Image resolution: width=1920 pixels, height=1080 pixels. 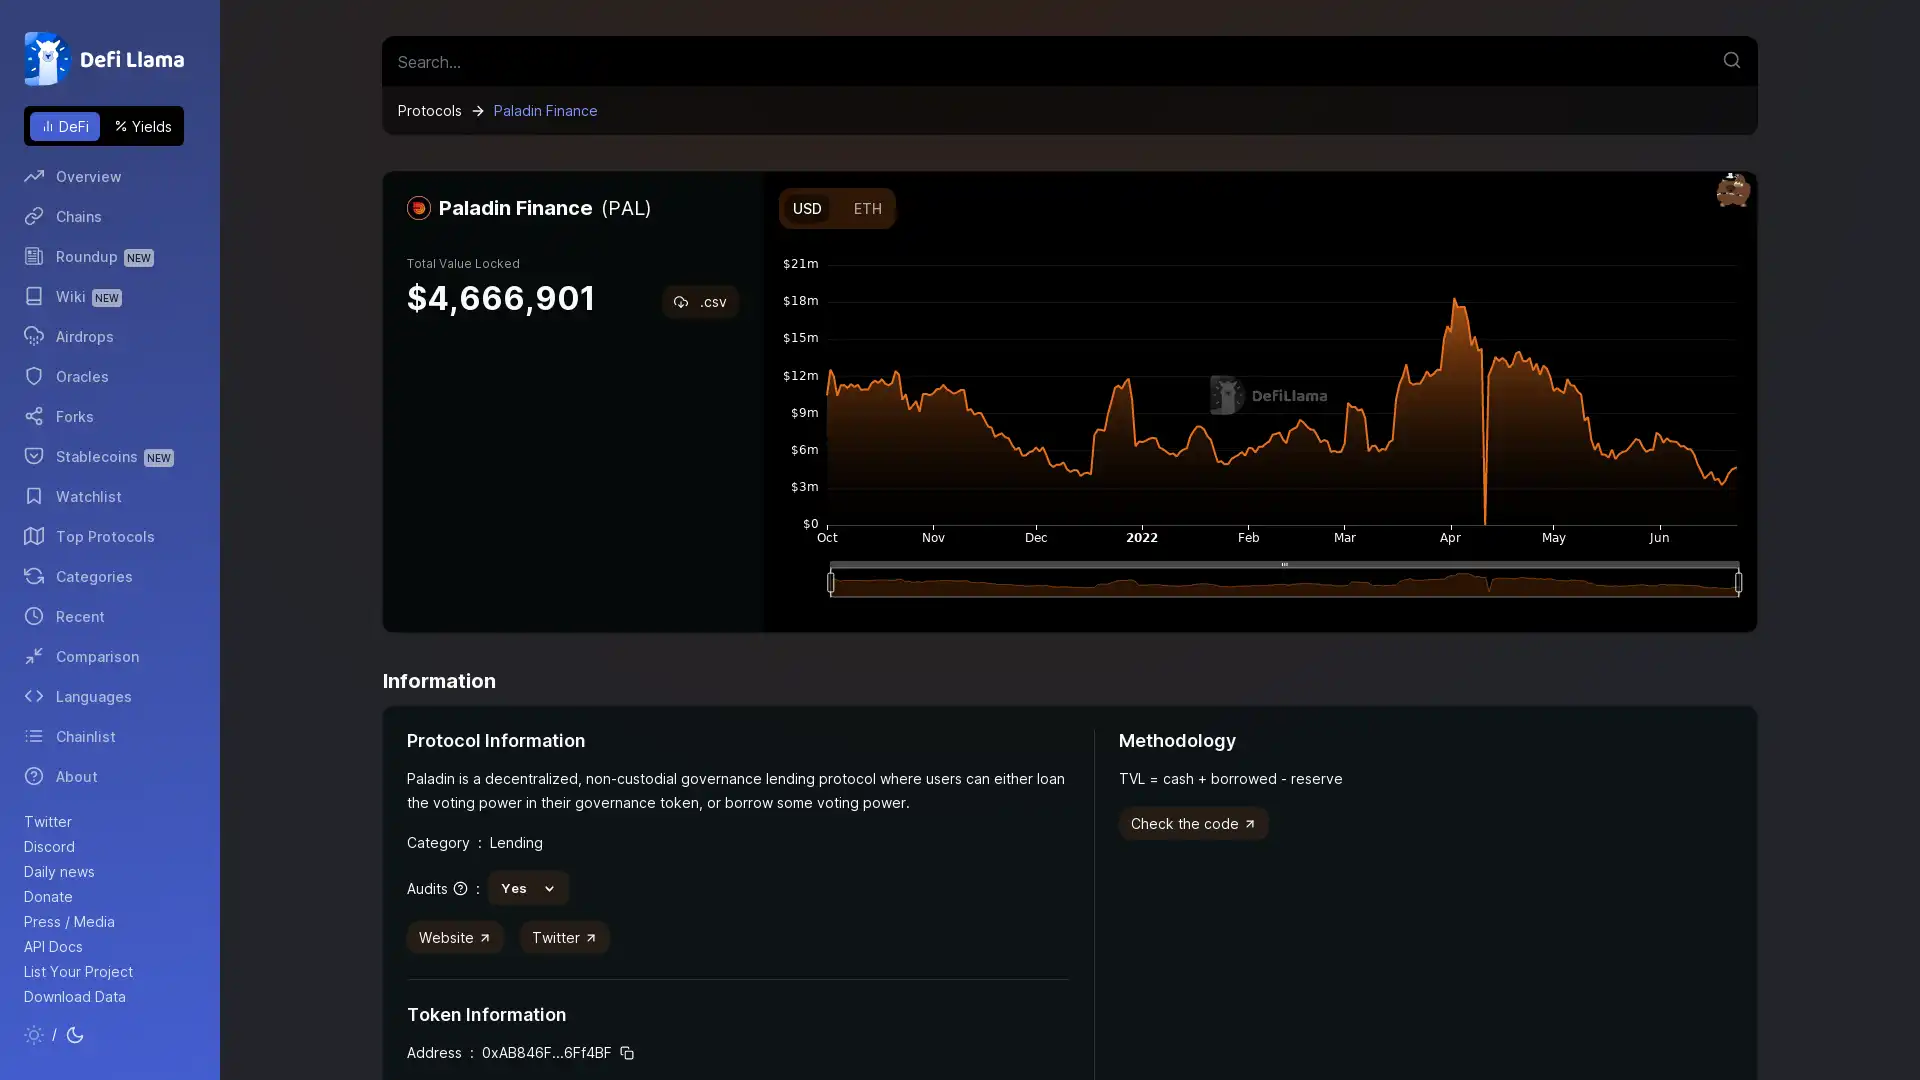 I want to click on /, so click(x=54, y=1035).